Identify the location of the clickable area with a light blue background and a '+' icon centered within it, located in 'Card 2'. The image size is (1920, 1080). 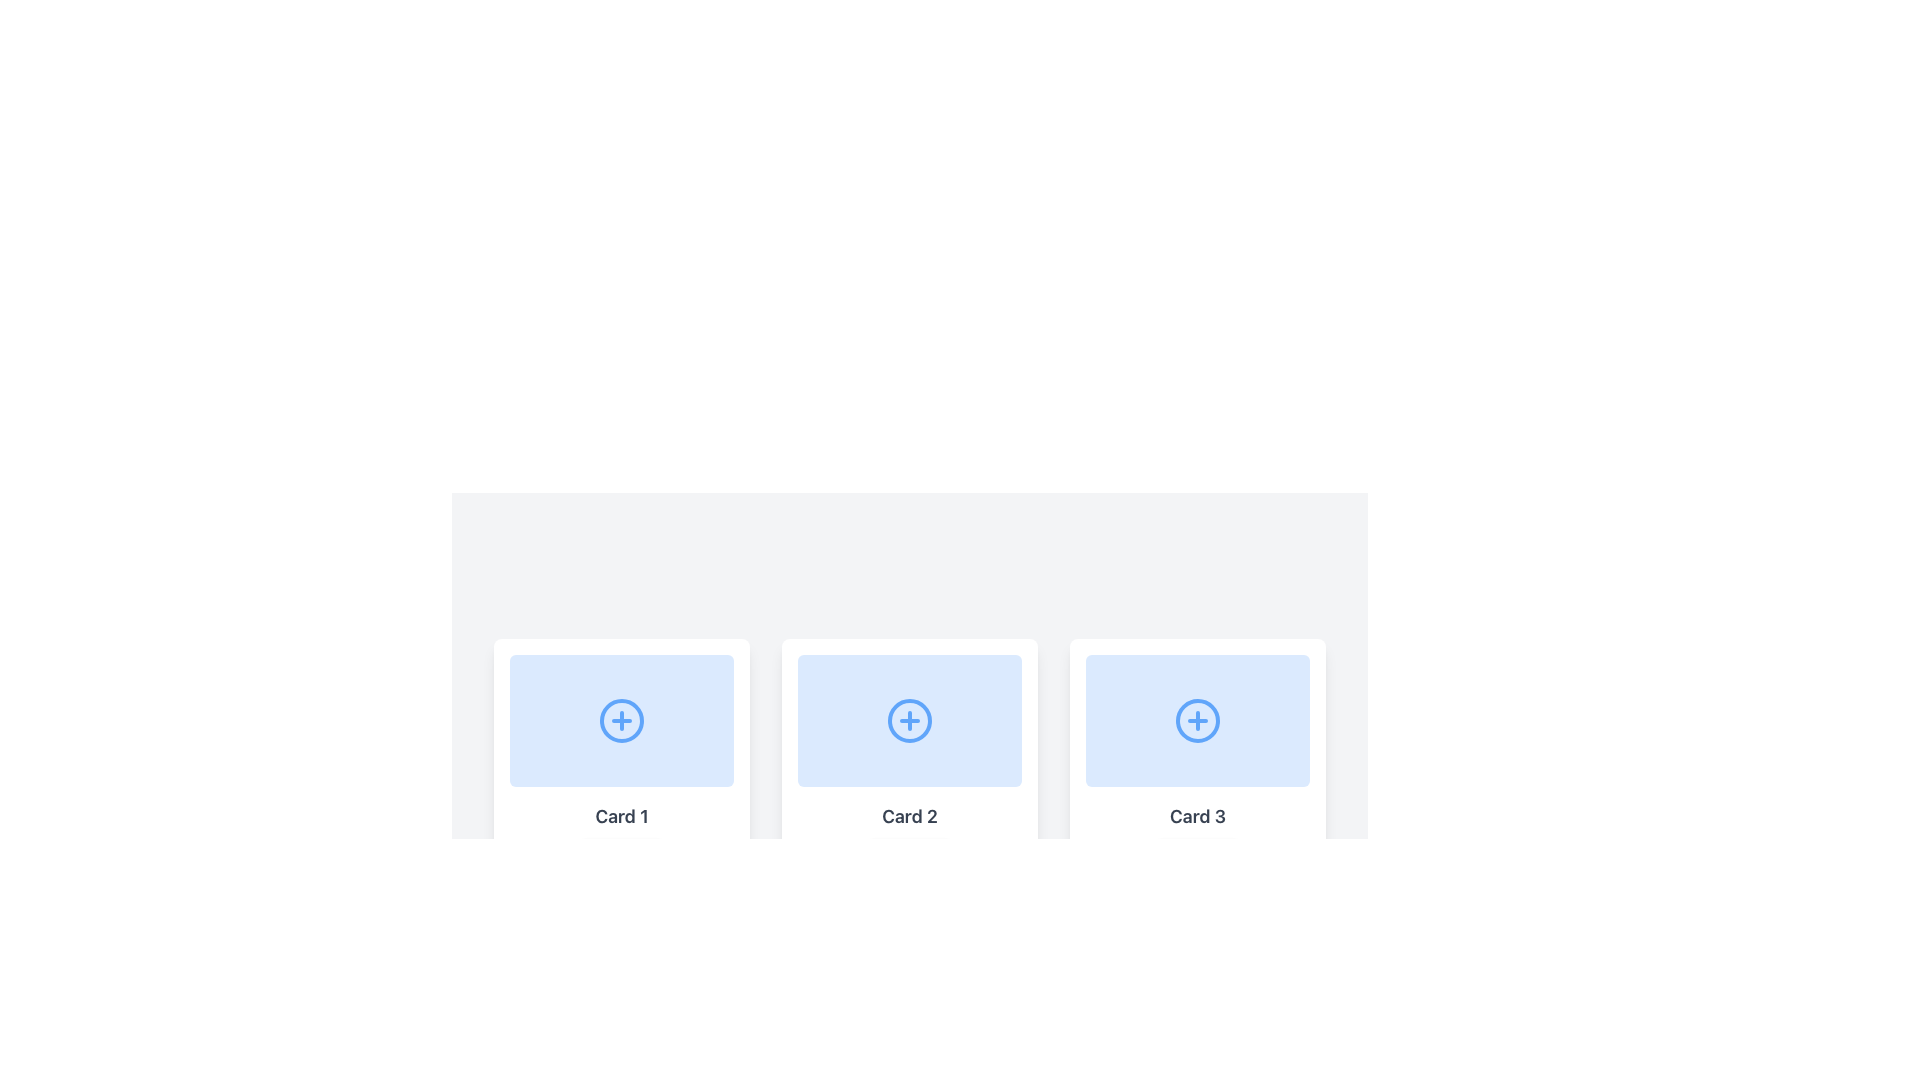
(909, 721).